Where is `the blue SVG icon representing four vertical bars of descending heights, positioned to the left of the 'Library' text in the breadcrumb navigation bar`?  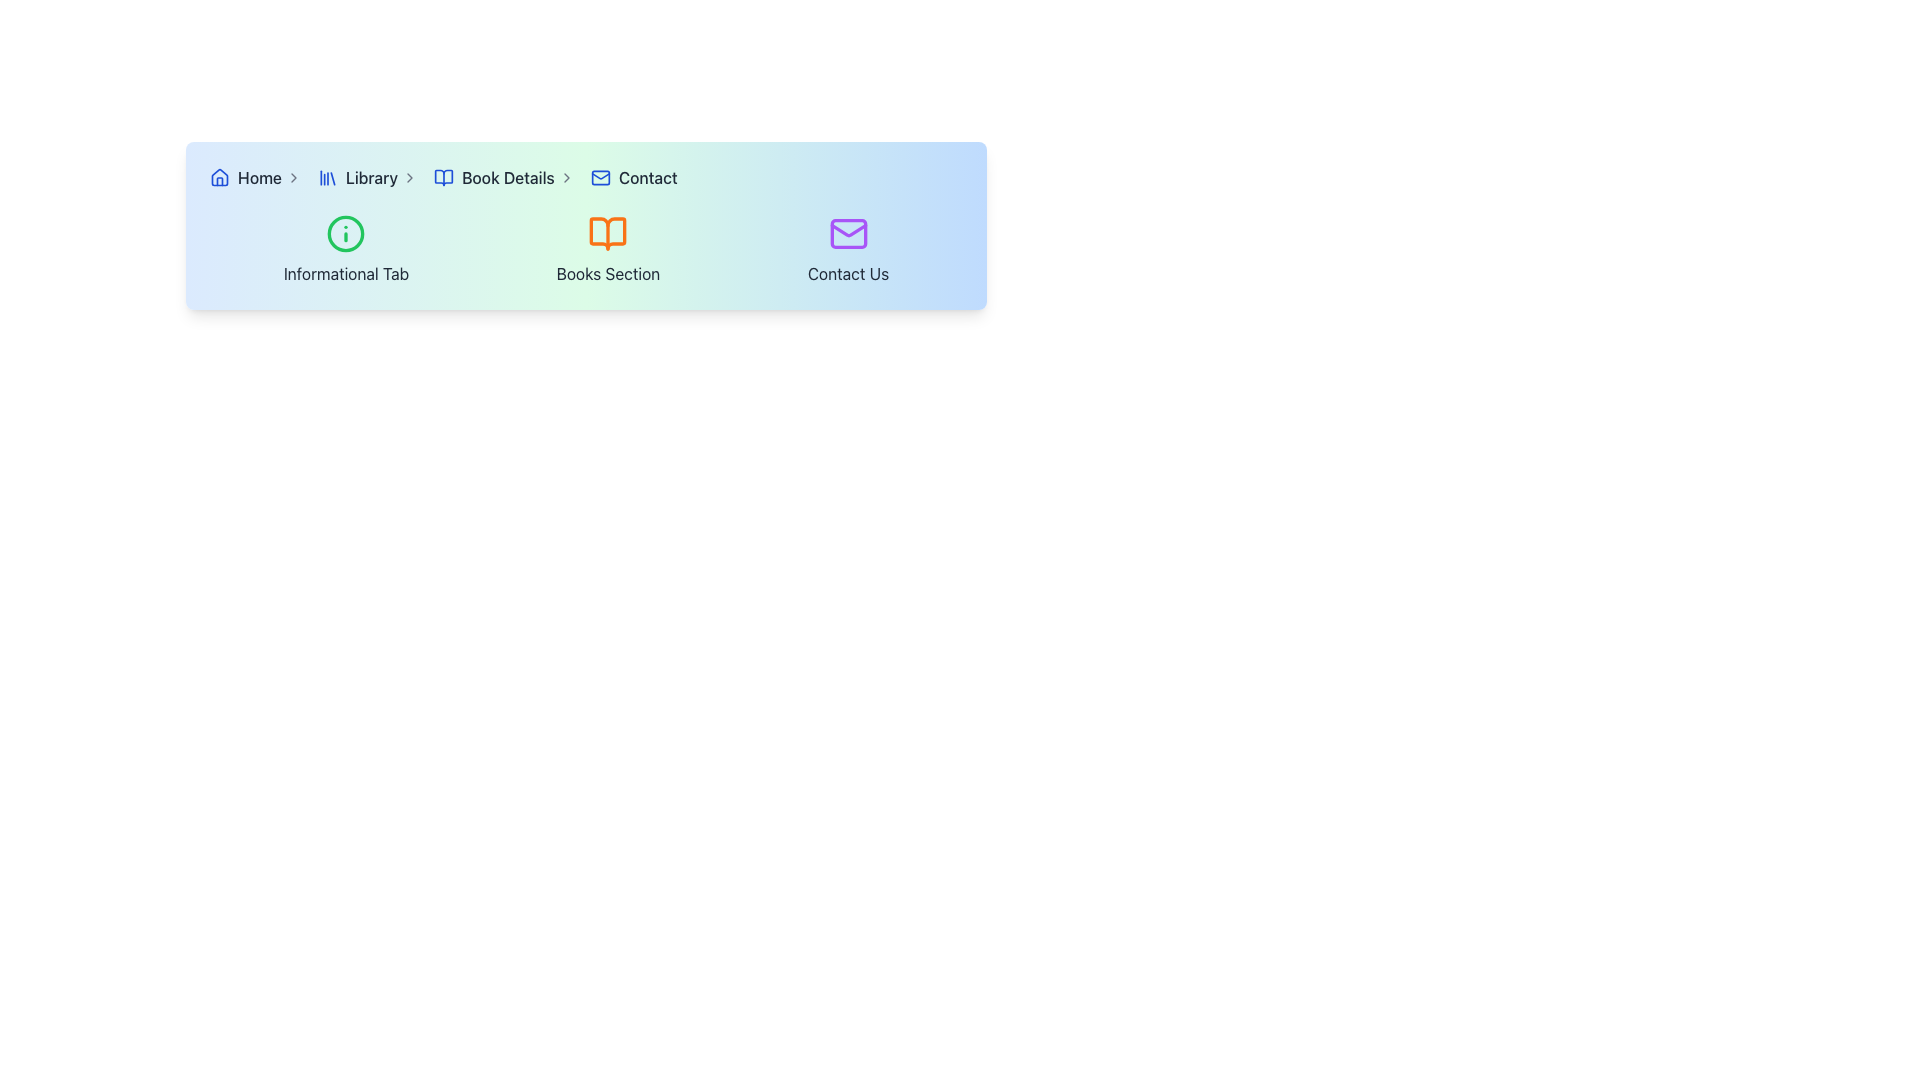
the blue SVG icon representing four vertical bars of descending heights, positioned to the left of the 'Library' text in the breadcrumb navigation bar is located at coordinates (327, 176).